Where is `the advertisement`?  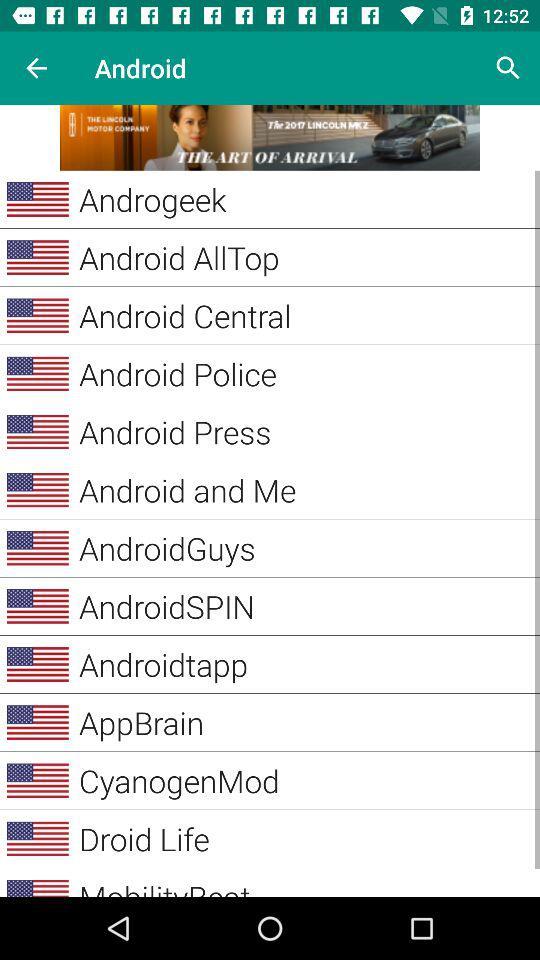 the advertisement is located at coordinates (270, 136).